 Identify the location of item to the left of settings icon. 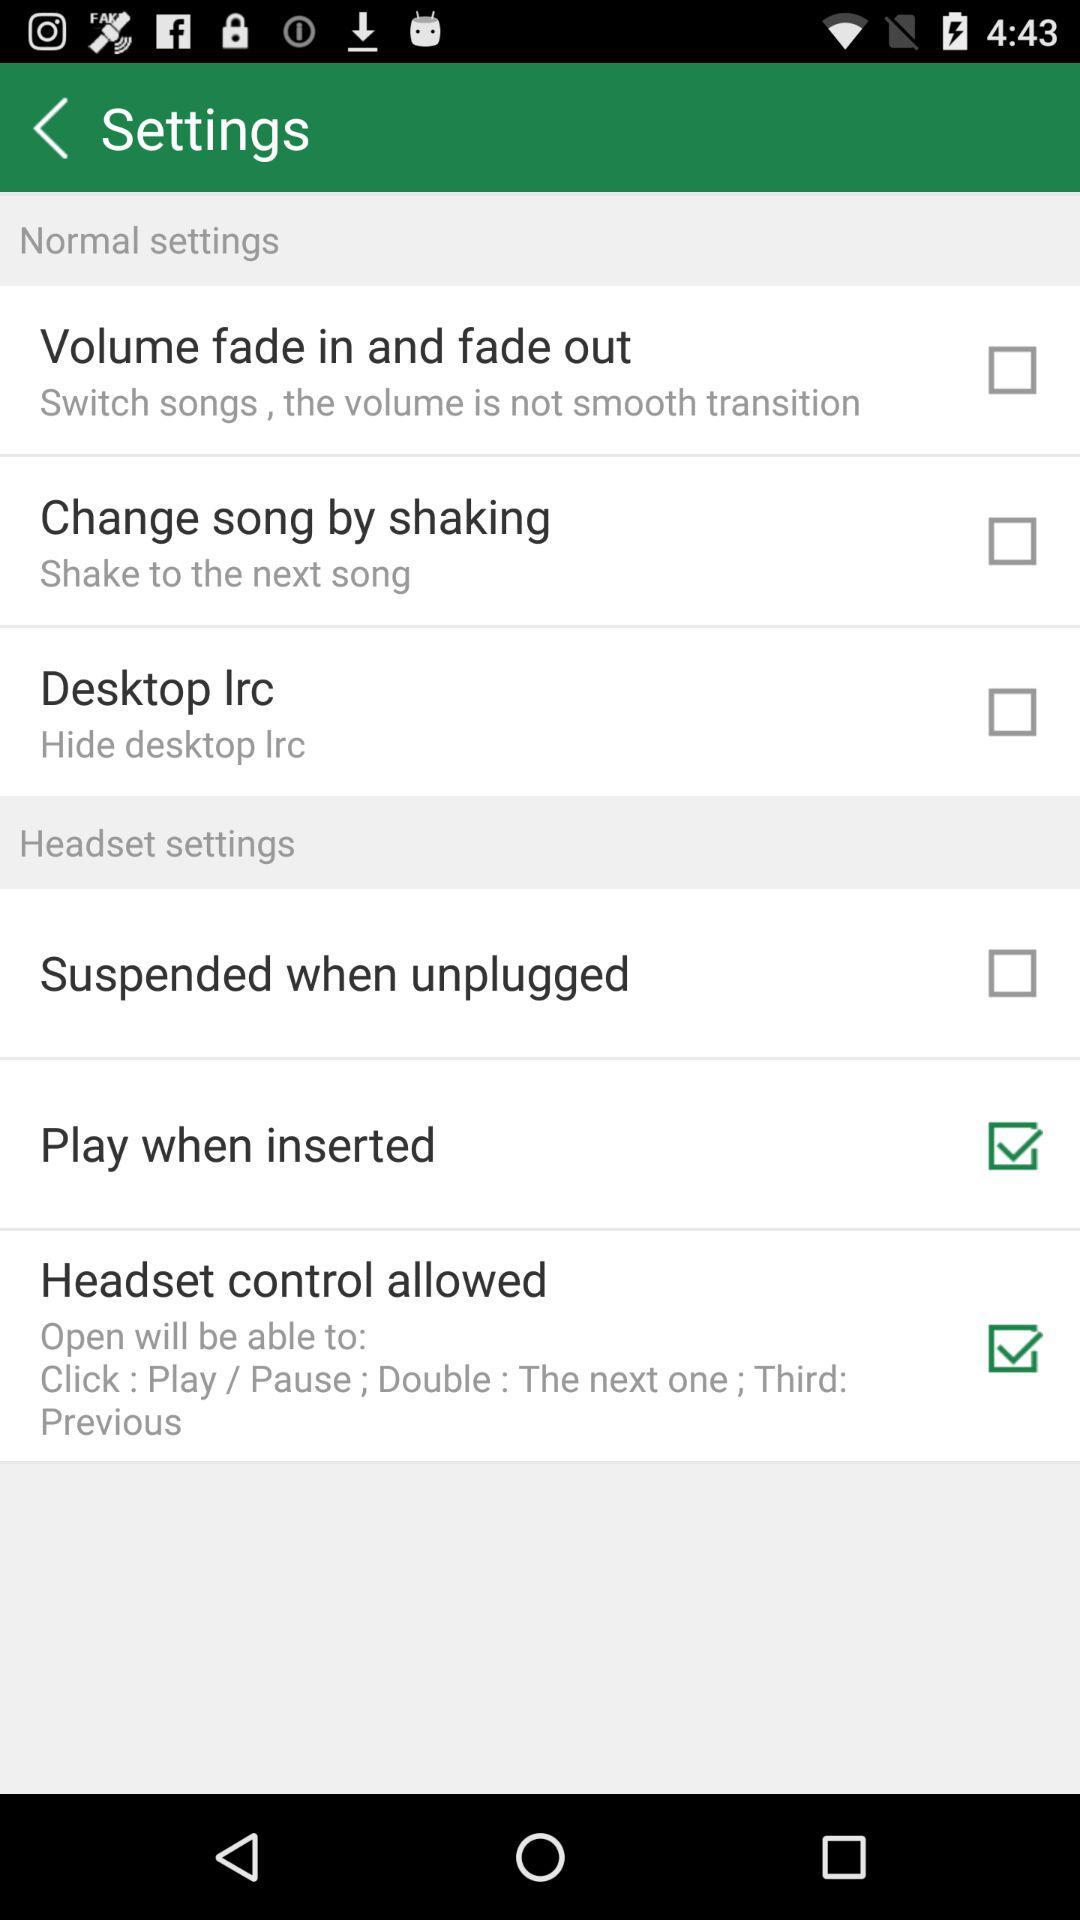
(49, 126).